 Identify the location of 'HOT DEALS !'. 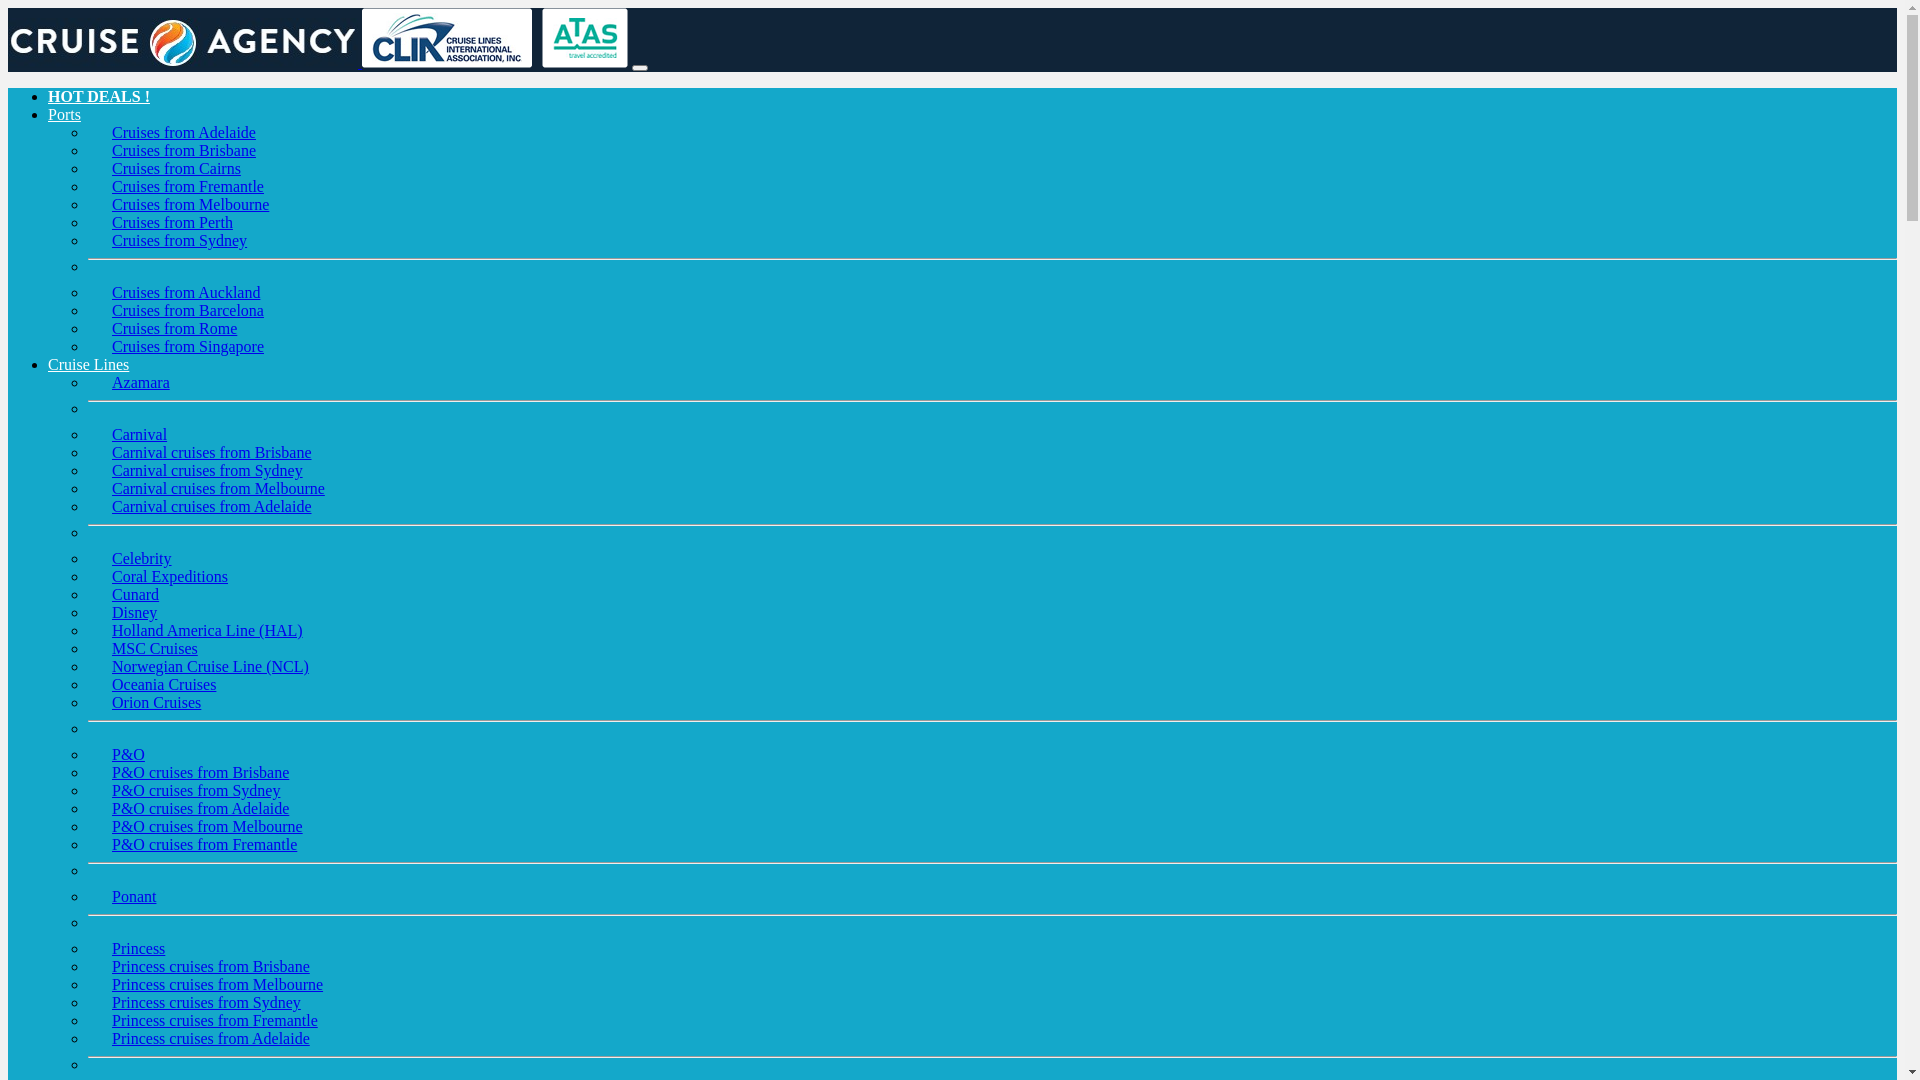
(98, 96).